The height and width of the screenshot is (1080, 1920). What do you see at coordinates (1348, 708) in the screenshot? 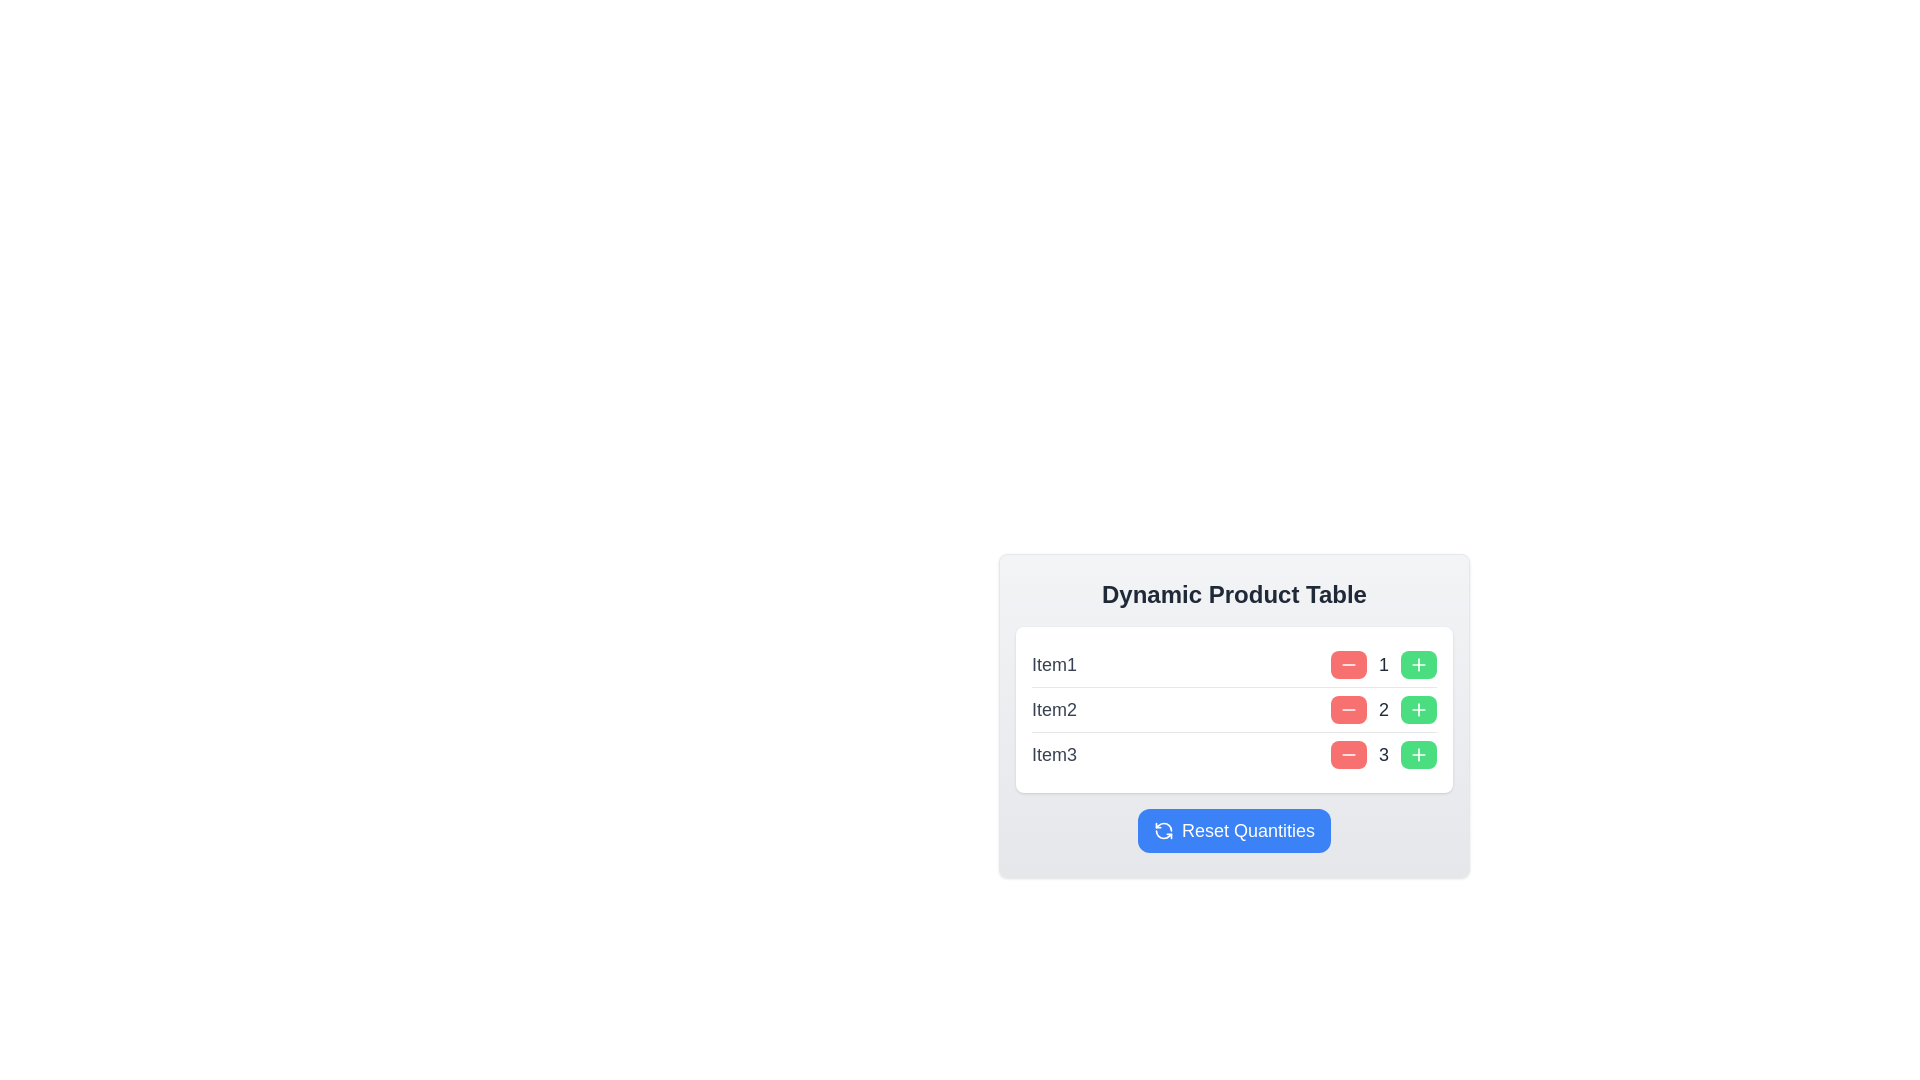
I see `the compact circular minus button with a red background to decrease the quantity of 'Item2' in the Dynamic Product Table` at bounding box center [1348, 708].